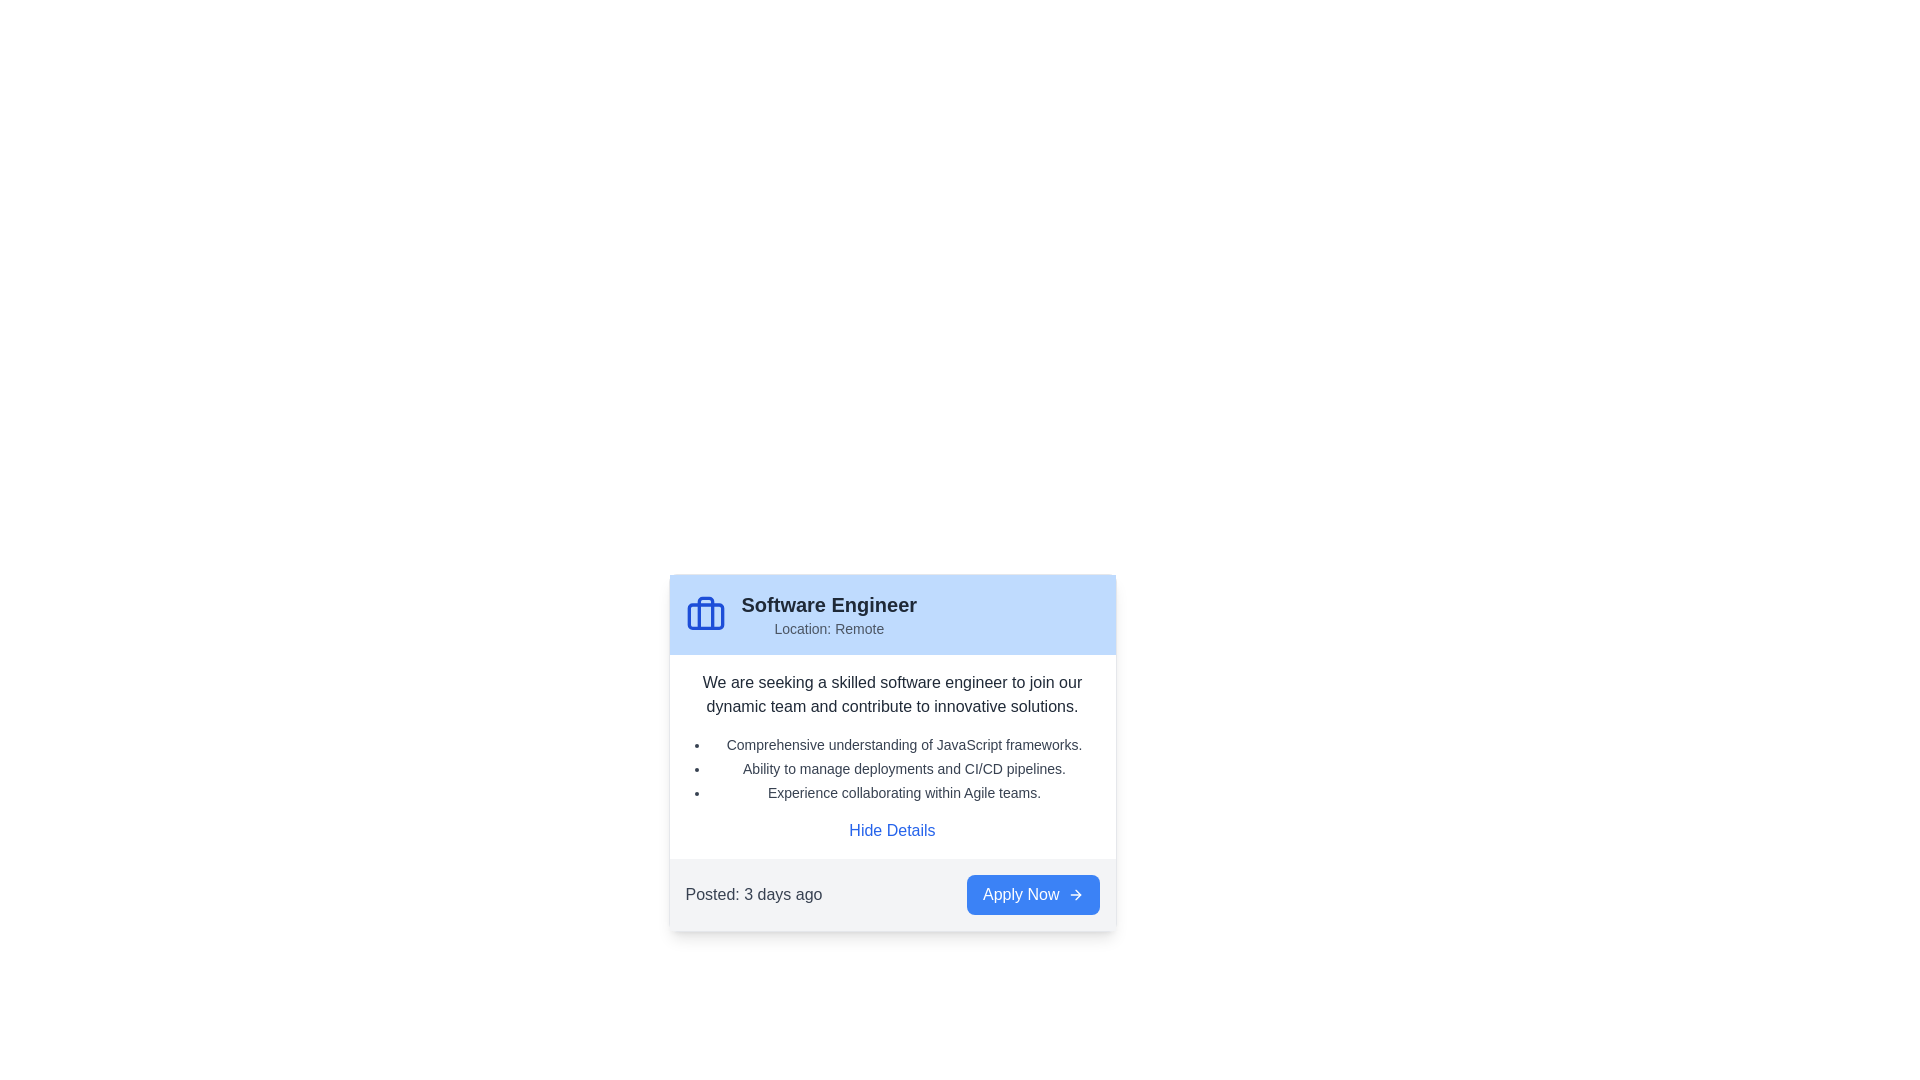 The height and width of the screenshot is (1080, 1920). Describe the element at coordinates (829, 604) in the screenshot. I see `the job title label located at the top of the job posting card, which is positioned centrally above the 'Location: Remote' text and under a briefcase icon` at that location.